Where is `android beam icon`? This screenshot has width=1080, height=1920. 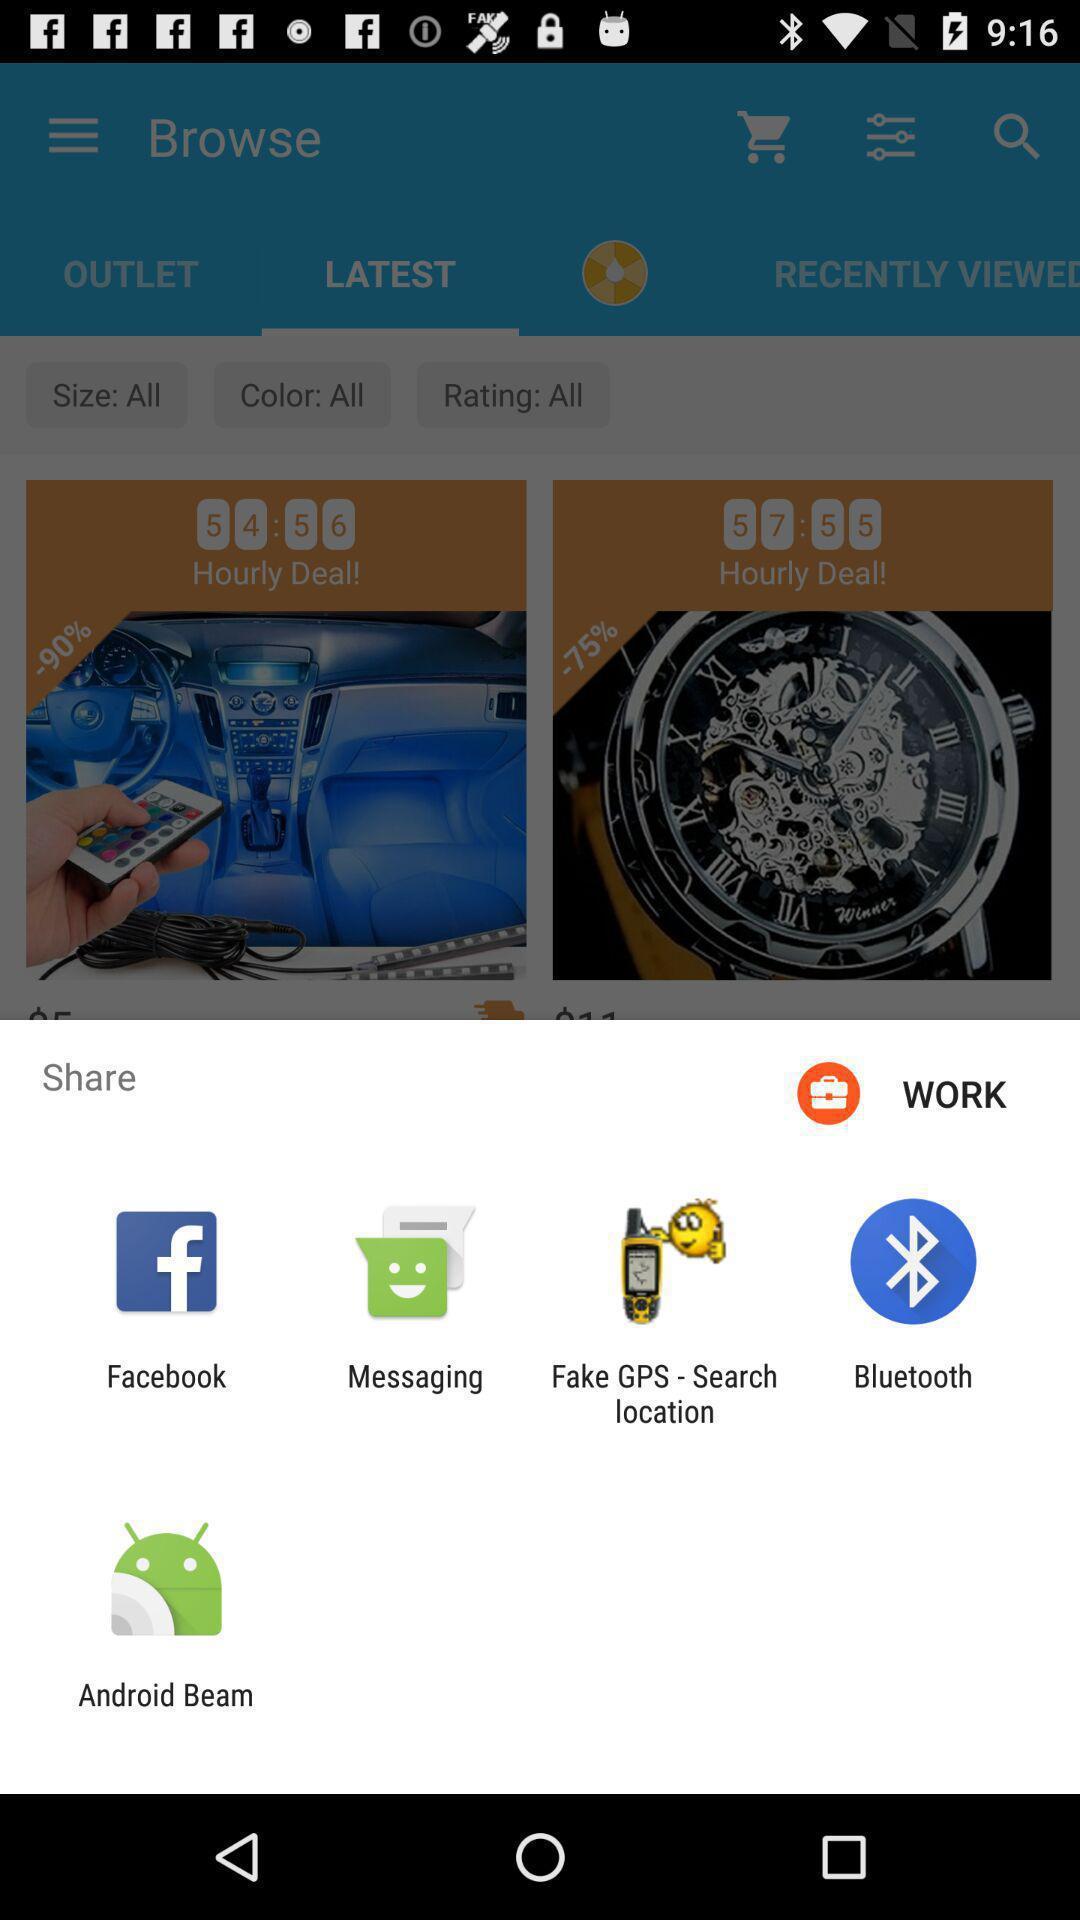
android beam icon is located at coordinates (165, 1711).